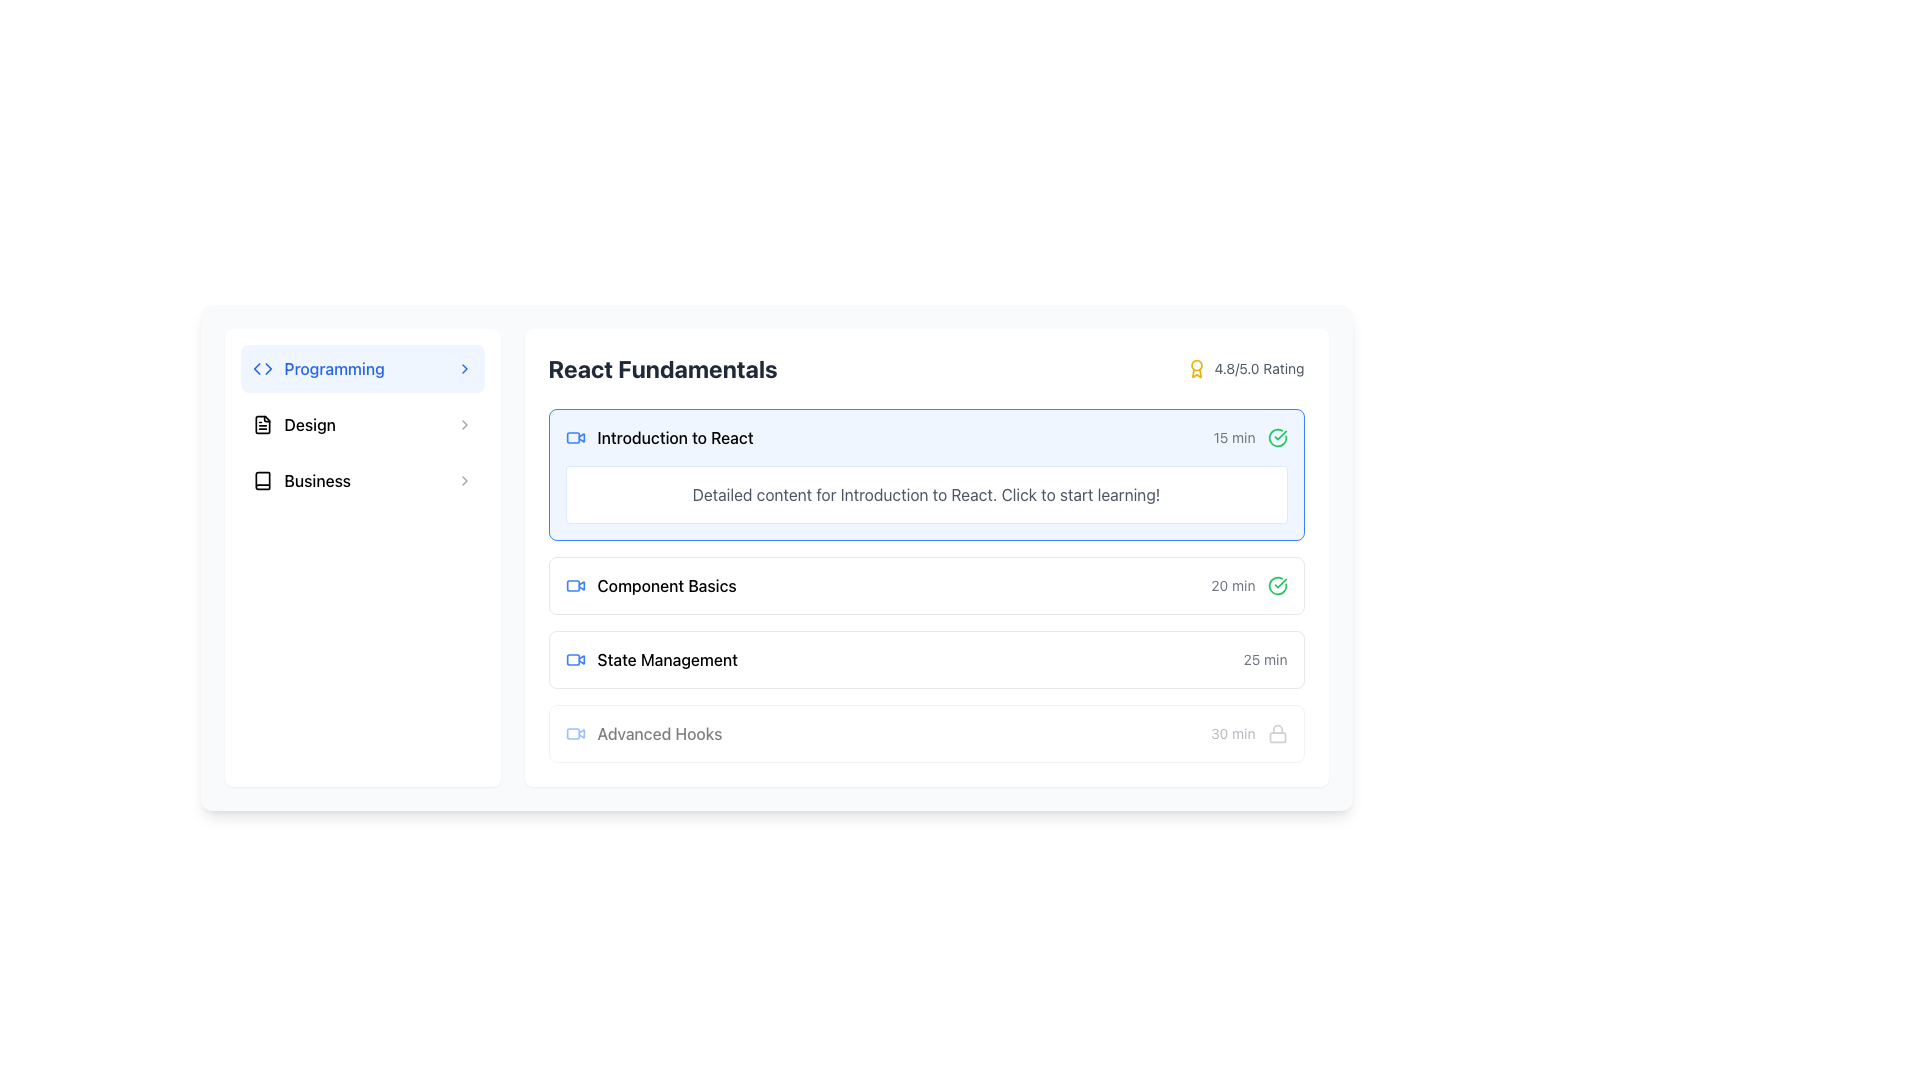 The width and height of the screenshot is (1920, 1080). What do you see at coordinates (1276, 733) in the screenshot?
I see `the state of the lock icon, which is a muted gray icon with a circular shackle and rounded rectangular body, positioned next to the '30 min' text in the 'Advanced Hooks' list item` at bounding box center [1276, 733].